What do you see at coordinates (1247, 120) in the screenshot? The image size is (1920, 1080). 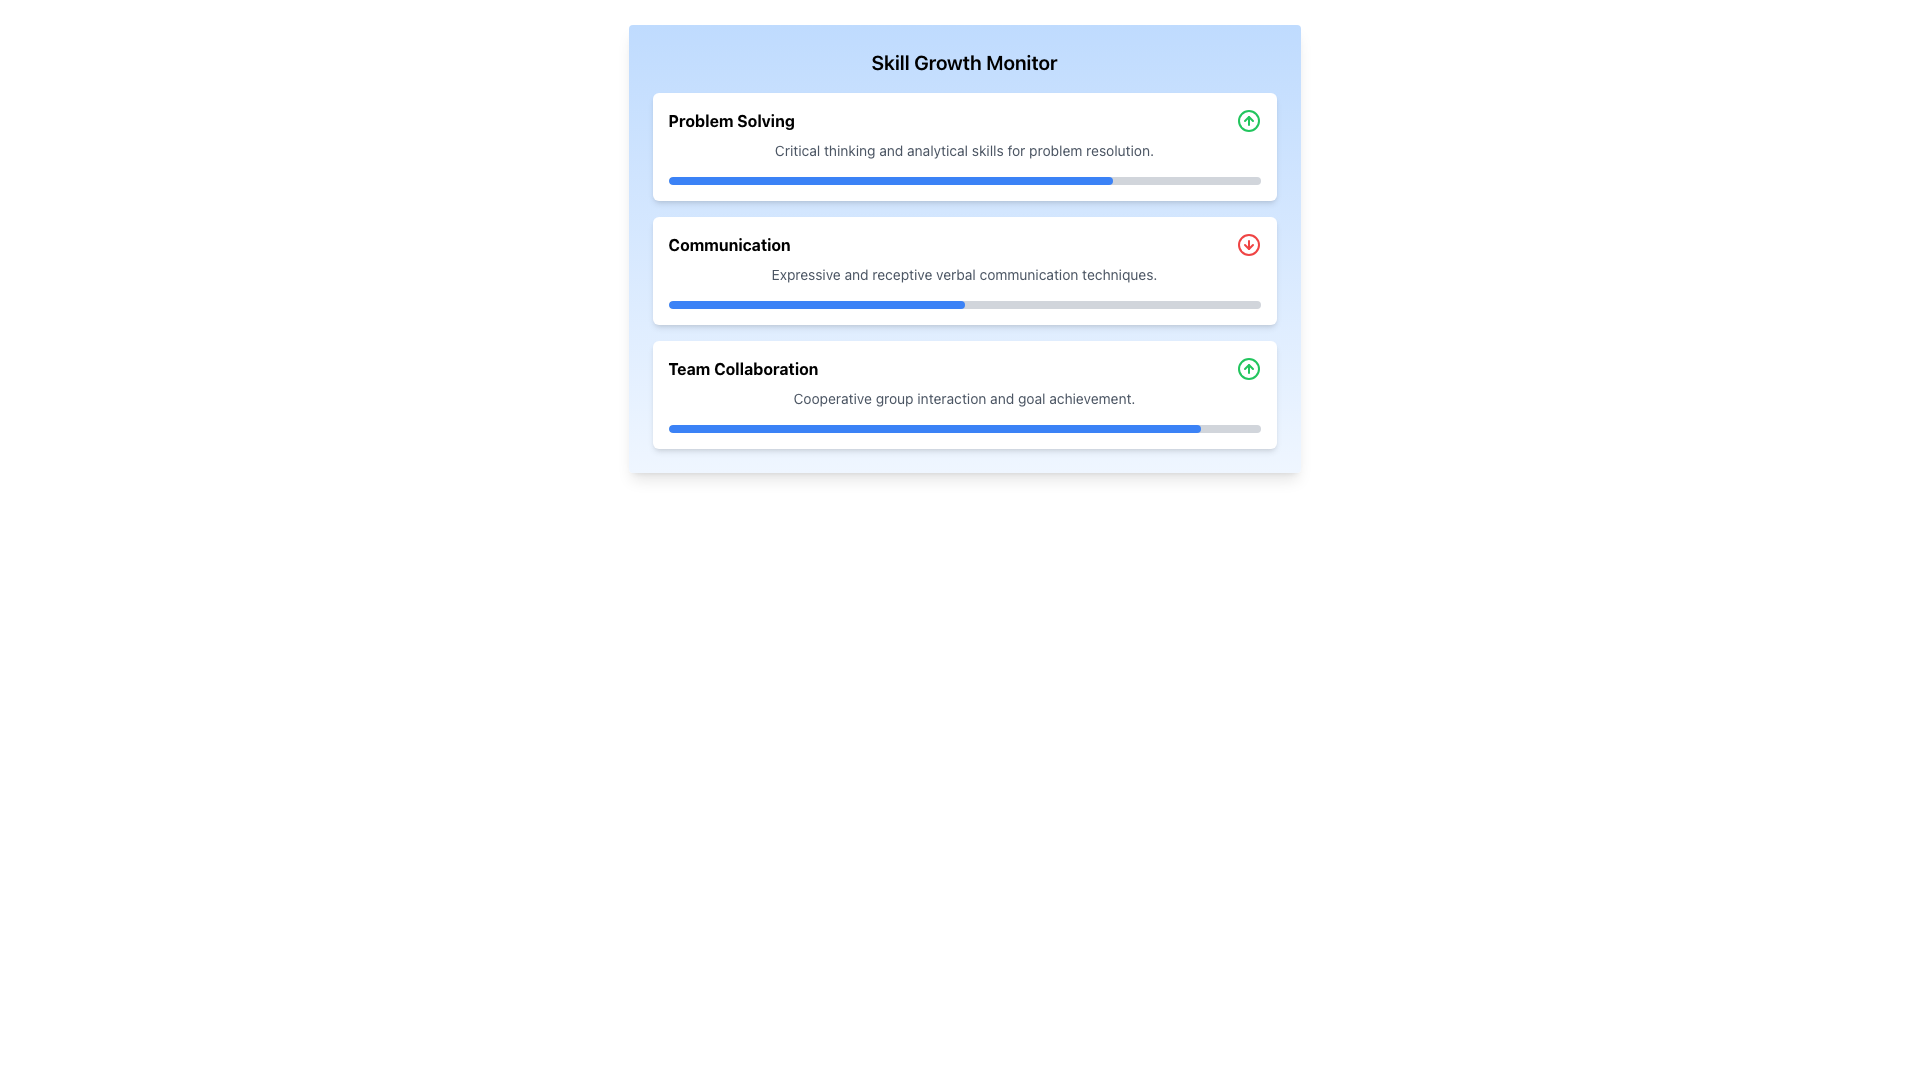 I see `the upward-pointing arrow icon encased in a green circular border, located on the far-right of the 'Problem Solving' section title` at bounding box center [1247, 120].